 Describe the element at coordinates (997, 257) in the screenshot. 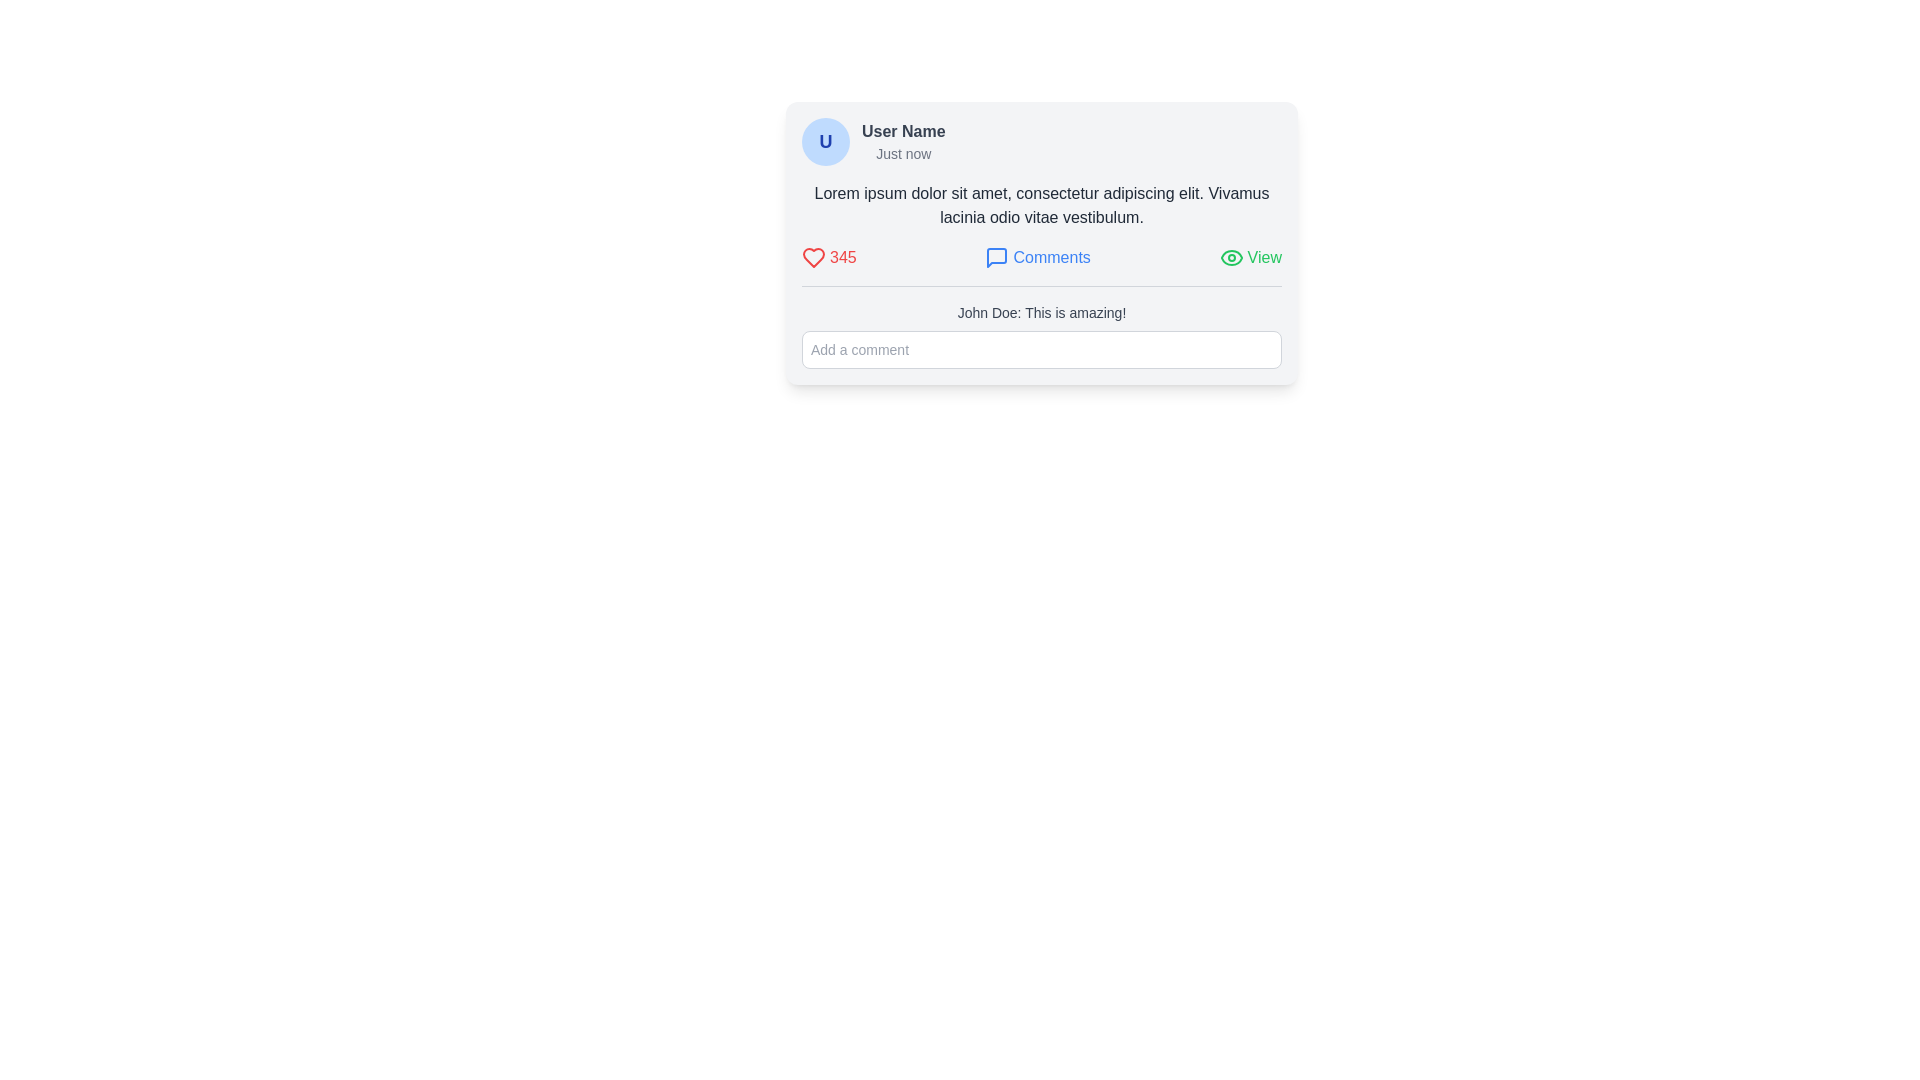

I see `the speech bubble icon located above the 'Comments' label, positioned between the heart icon and the eye icon` at that location.